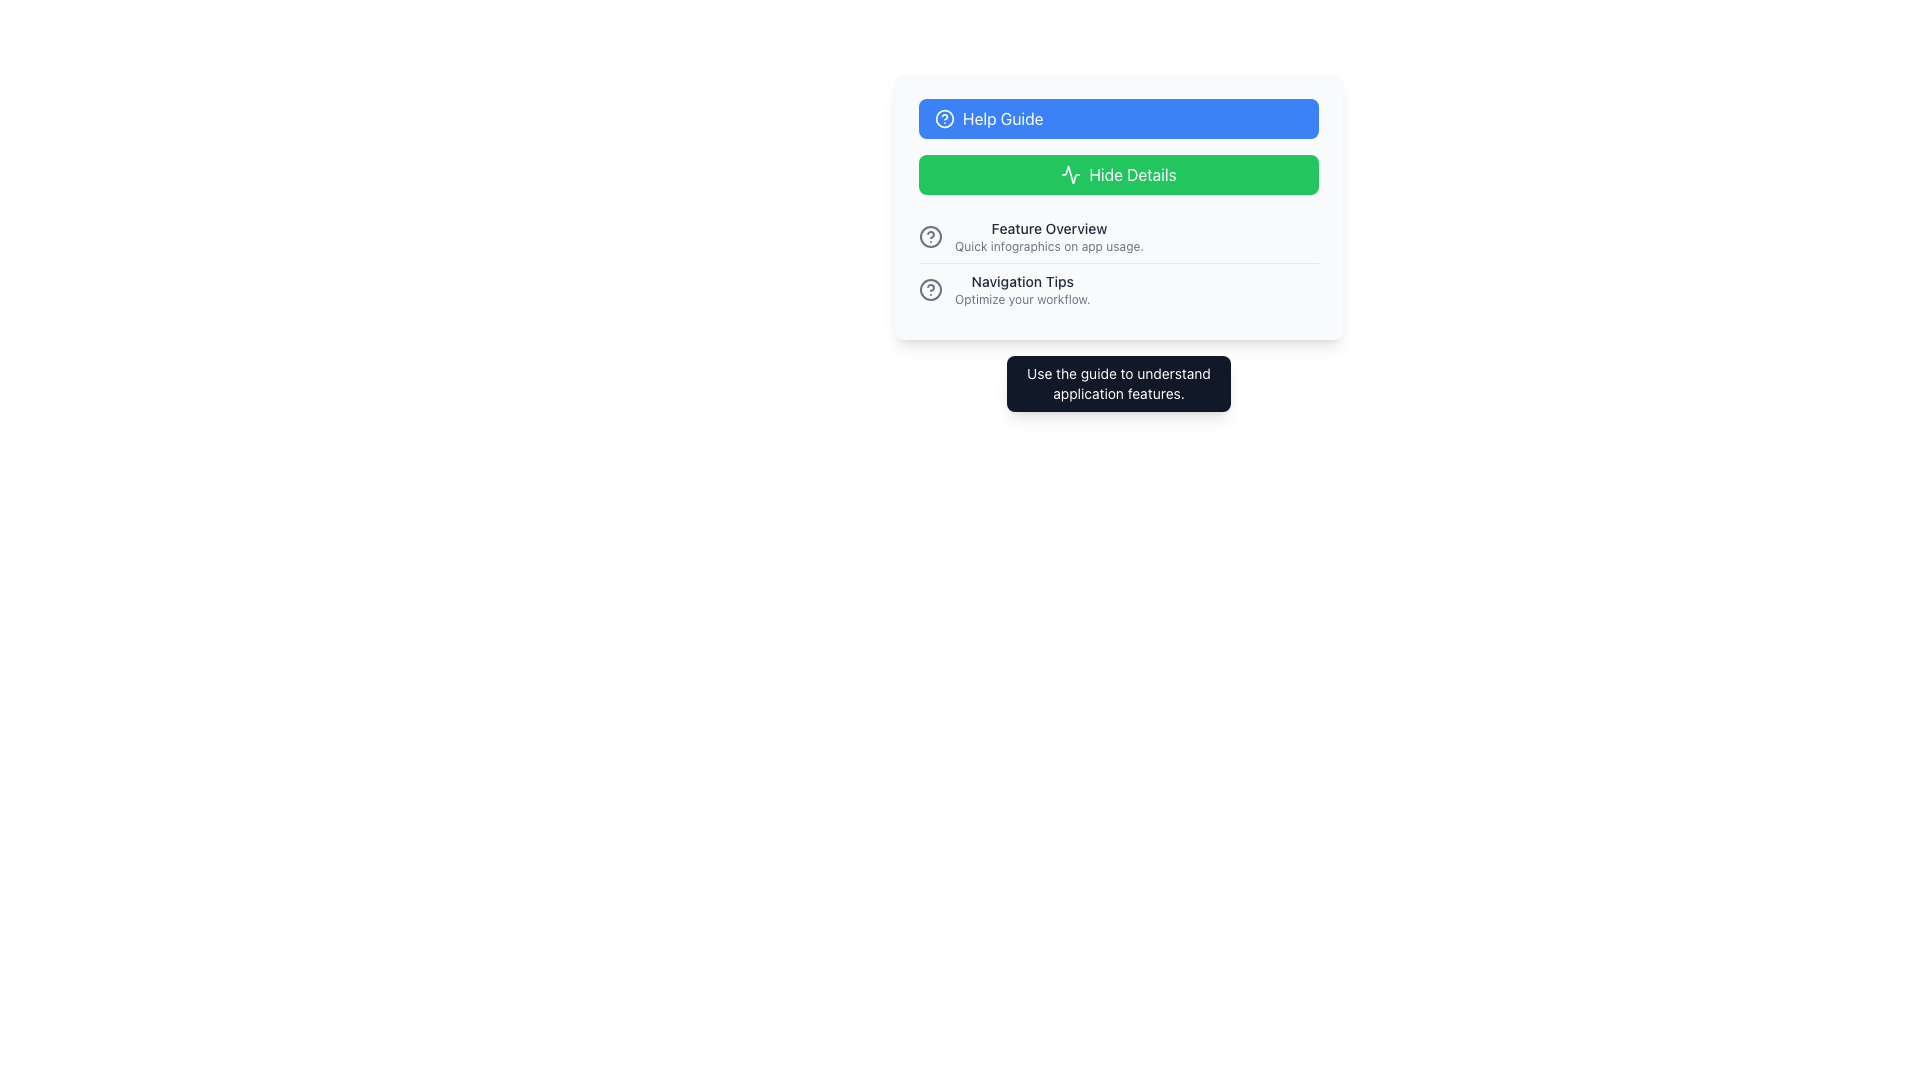 Image resolution: width=1920 pixels, height=1080 pixels. Describe the element at coordinates (944, 119) in the screenshot. I see `the circular help icon with a blue background and white stroke located within the 'Help Guide' button, positioned at the top of the vertically stacked list of actionable elements` at that location.